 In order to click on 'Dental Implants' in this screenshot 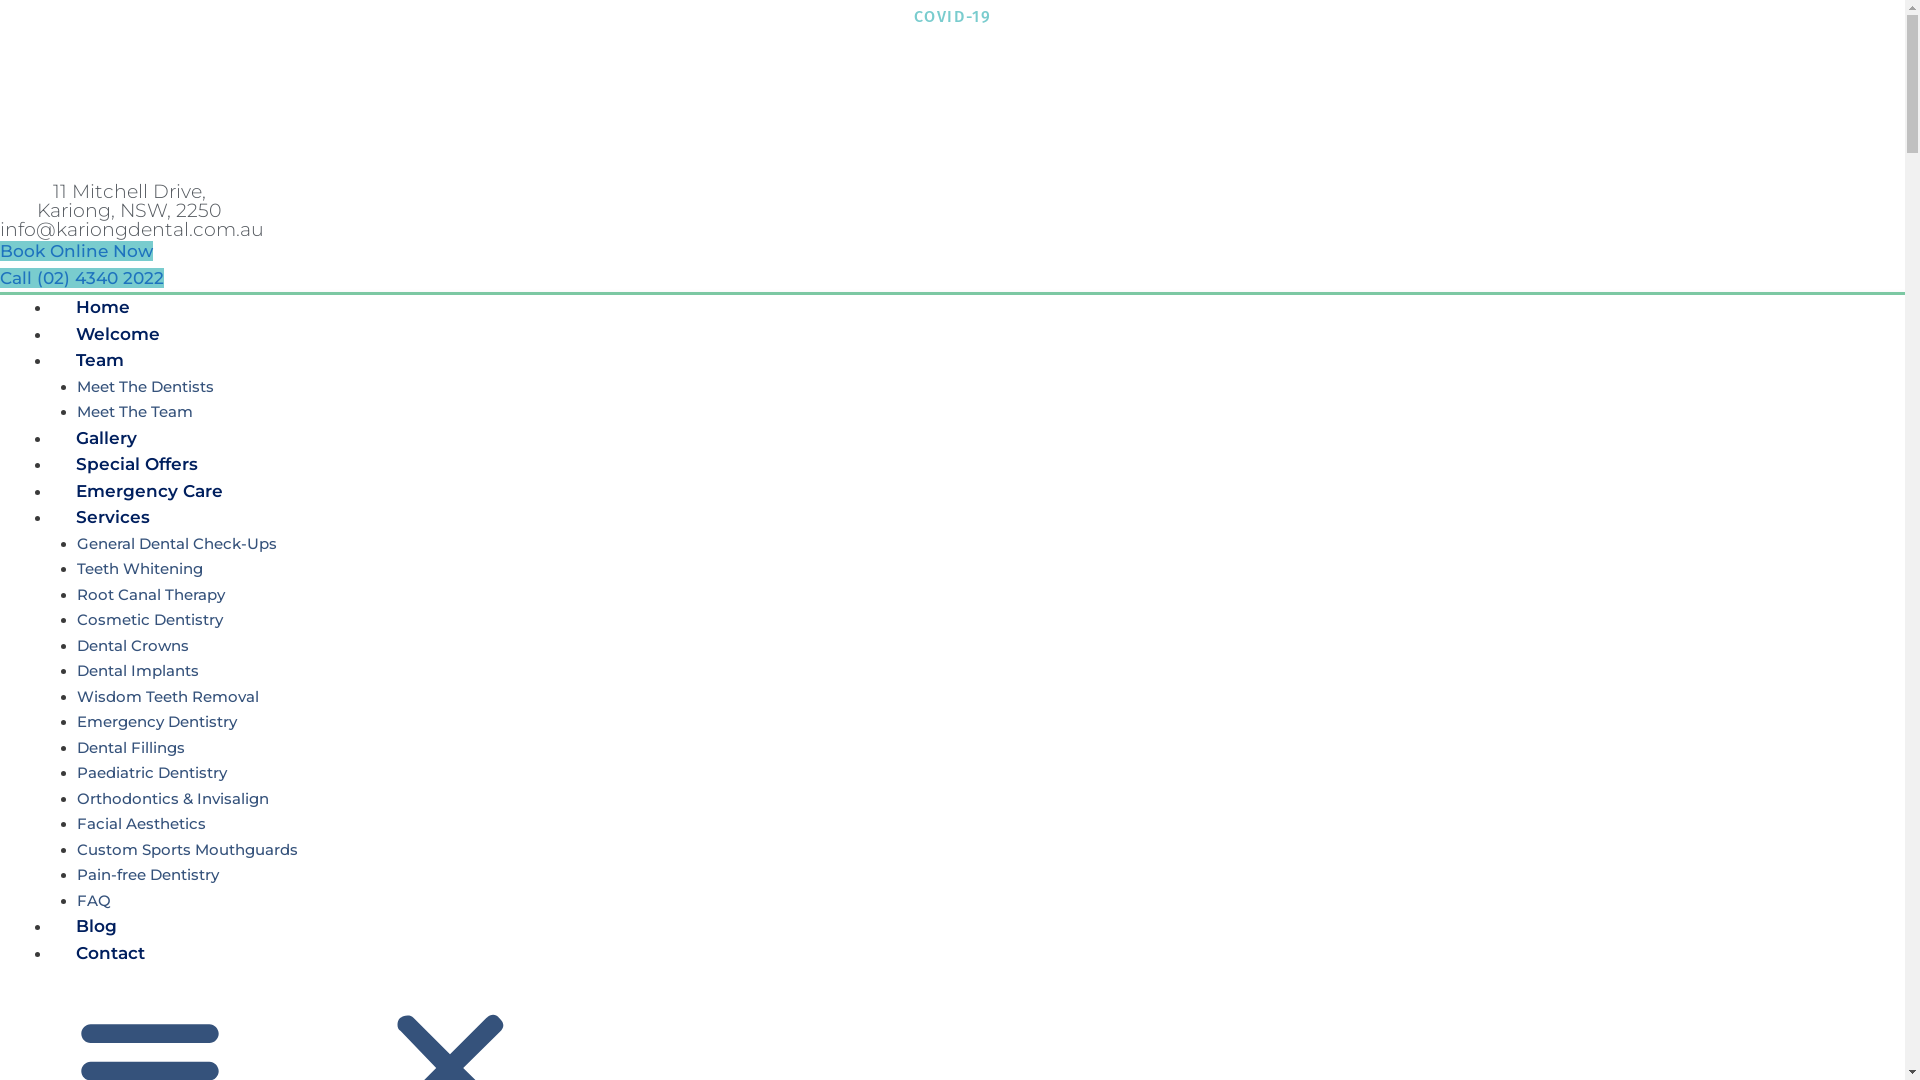, I will do `click(136, 670)`.